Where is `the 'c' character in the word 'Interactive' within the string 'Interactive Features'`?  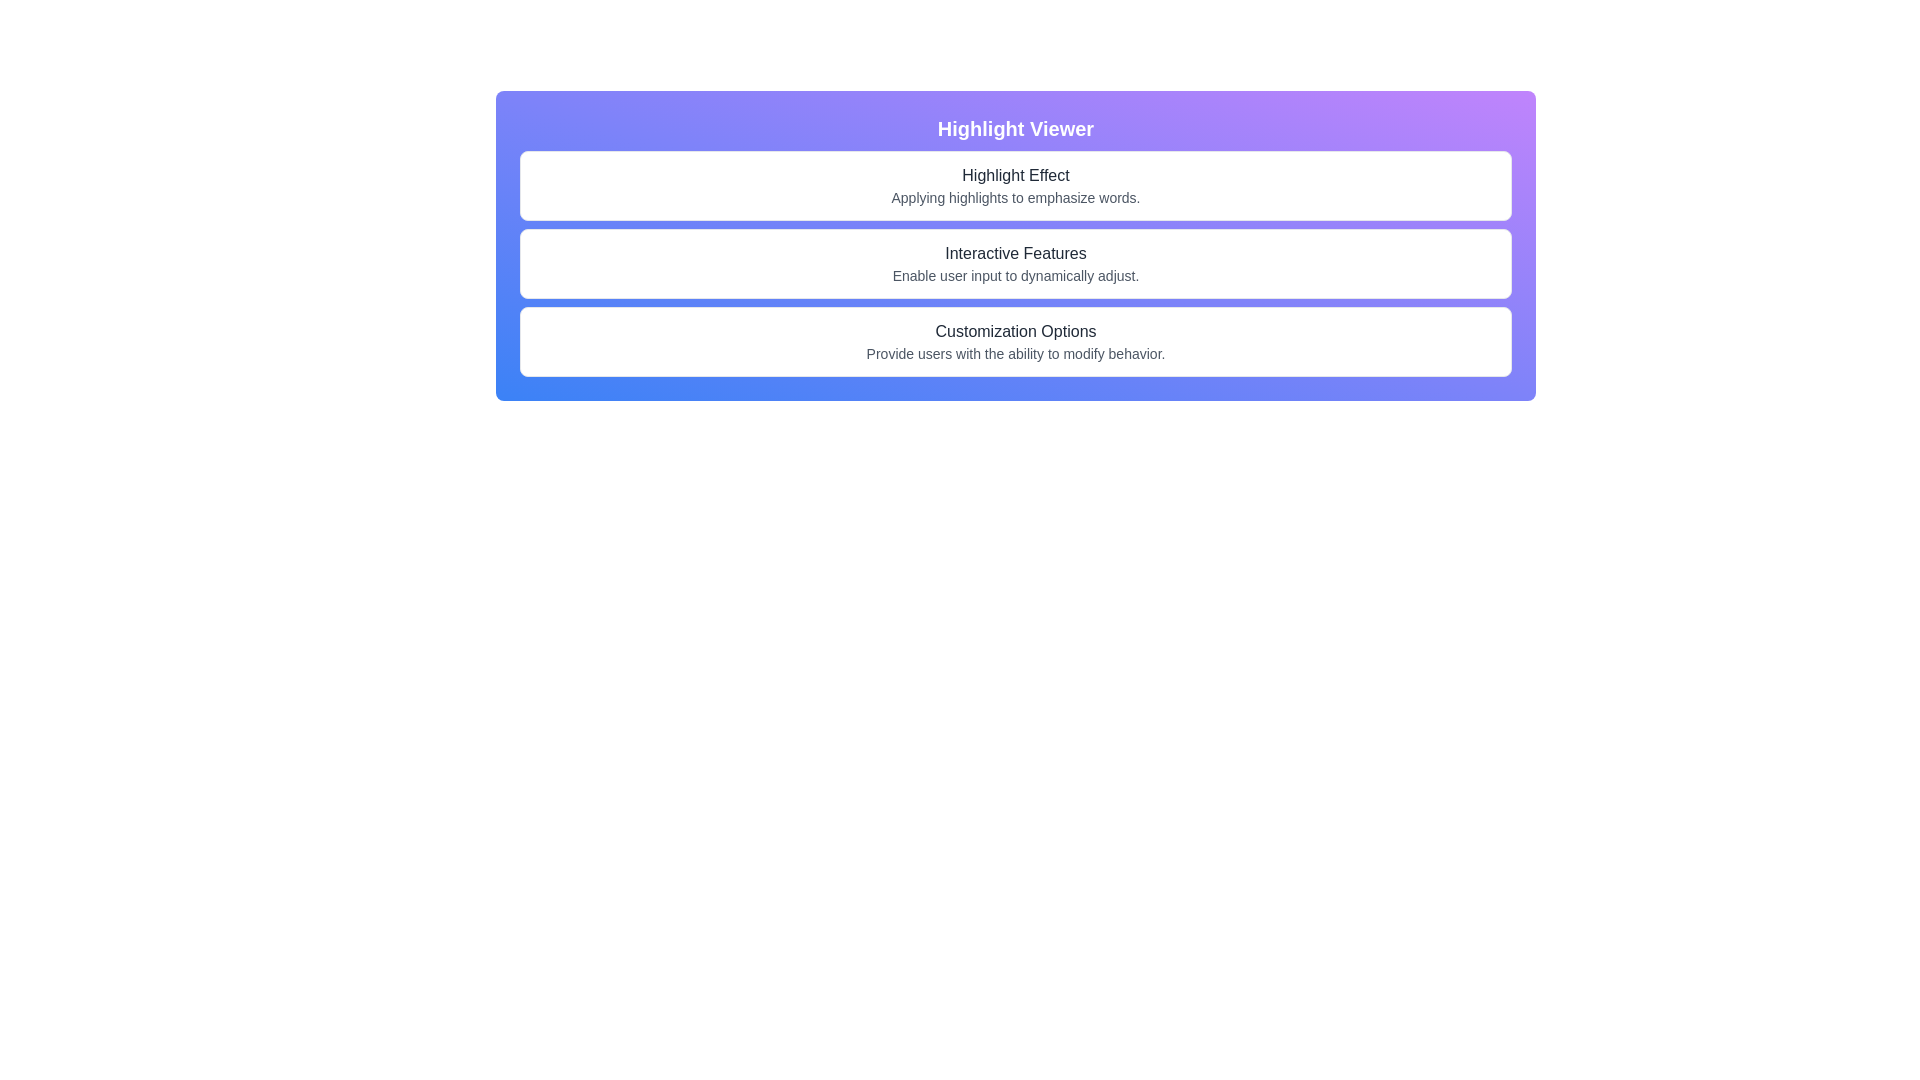
the 'c' character in the word 'Interactive' within the string 'Interactive Features' is located at coordinates (990, 252).